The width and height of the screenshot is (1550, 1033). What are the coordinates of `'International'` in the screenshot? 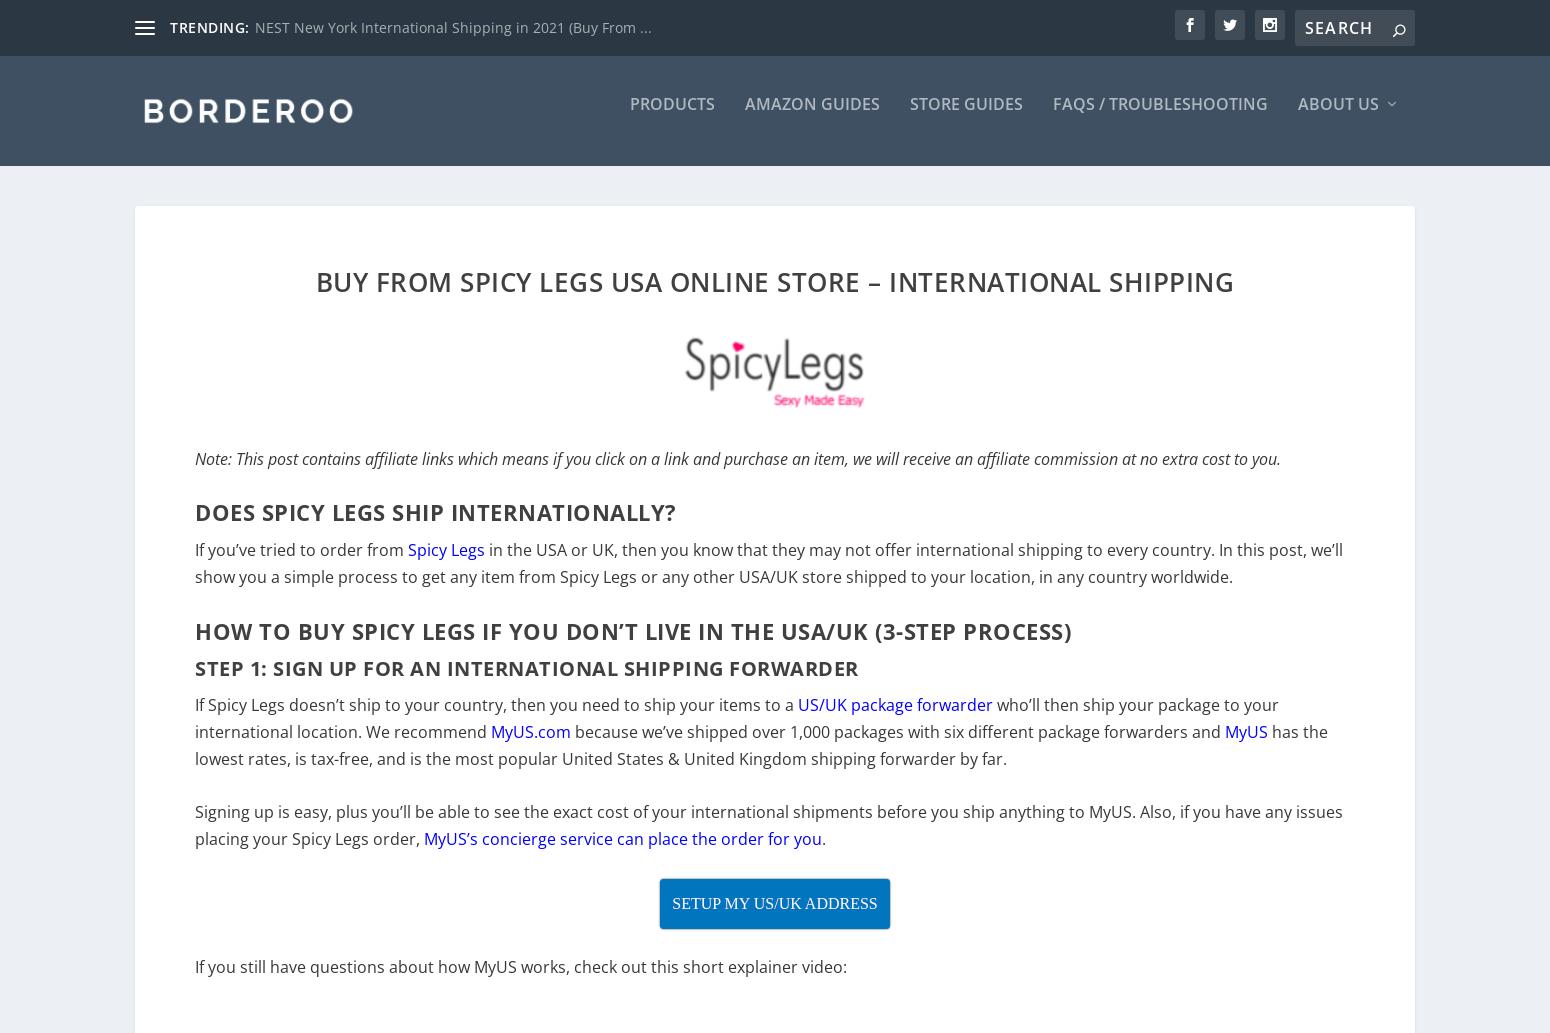 It's located at (533, 680).